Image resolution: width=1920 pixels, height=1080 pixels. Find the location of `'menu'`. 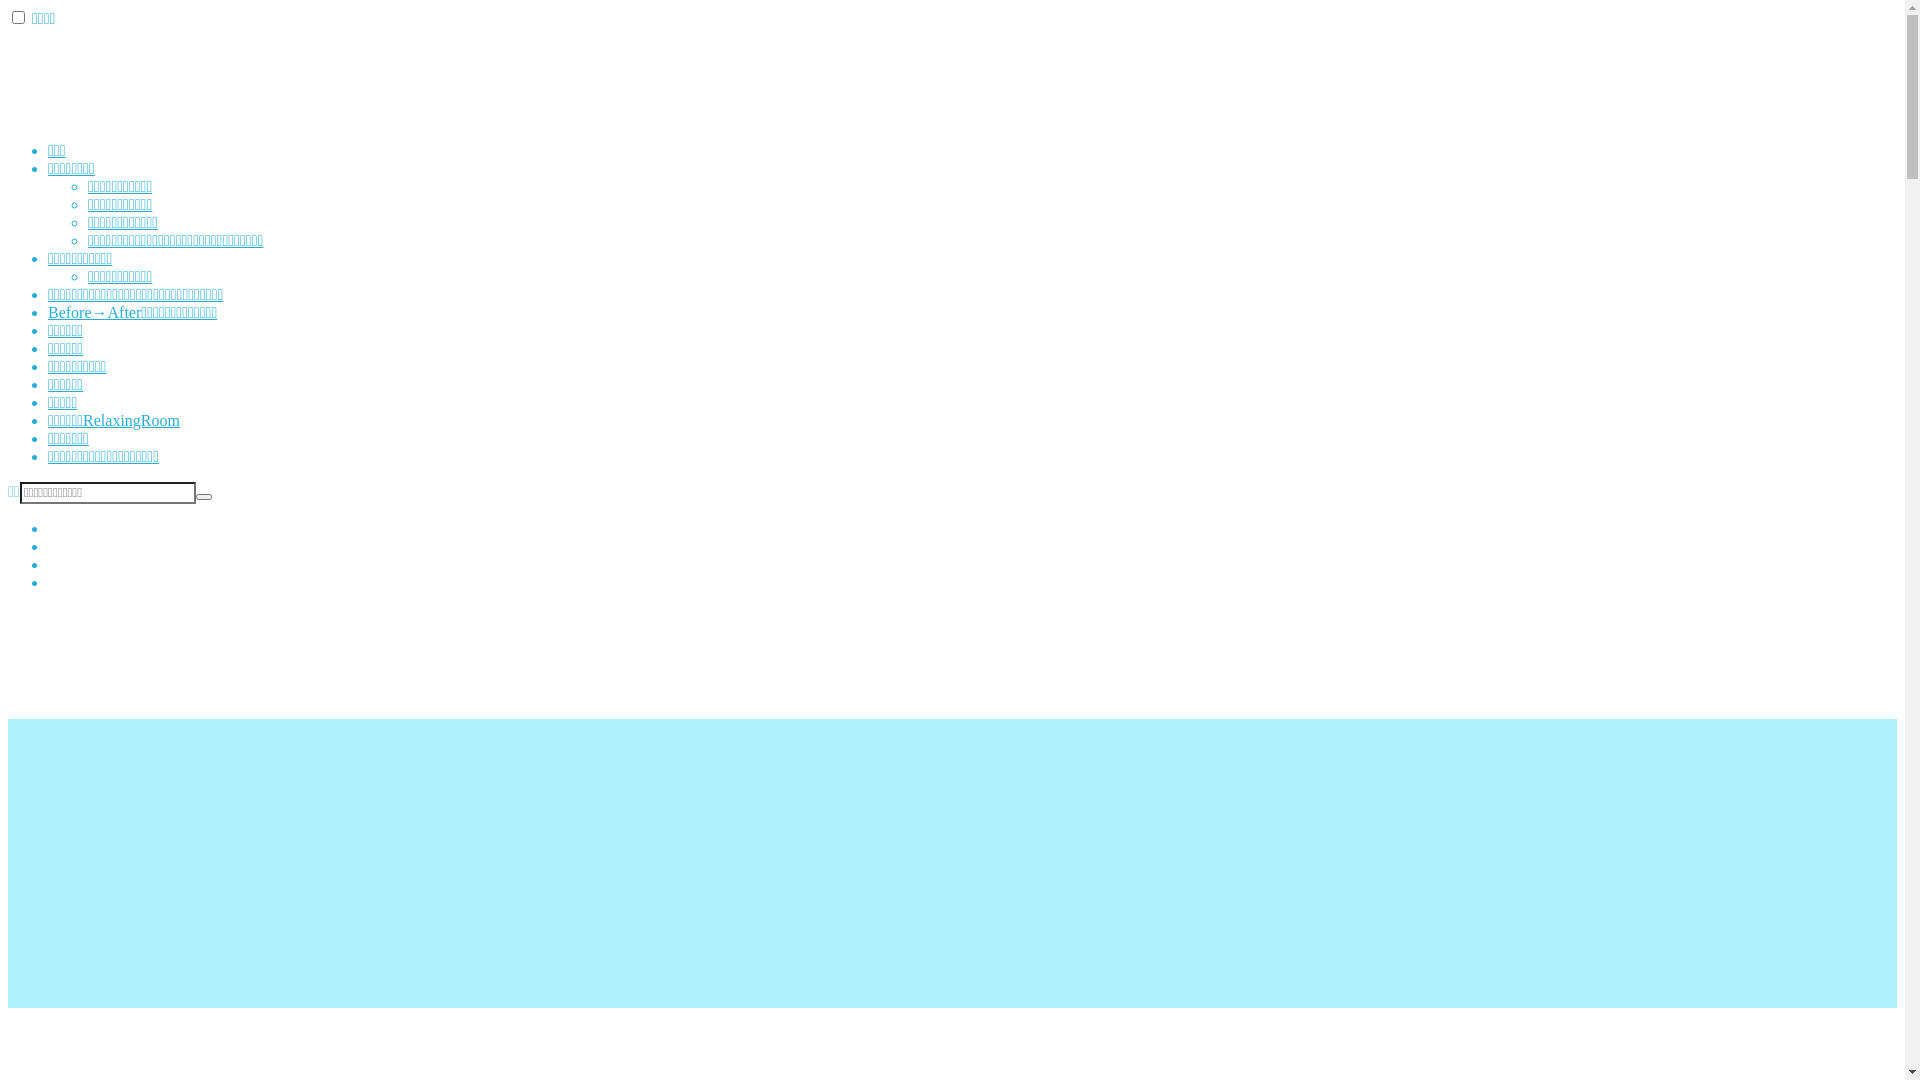

'menu' is located at coordinates (18, 17).